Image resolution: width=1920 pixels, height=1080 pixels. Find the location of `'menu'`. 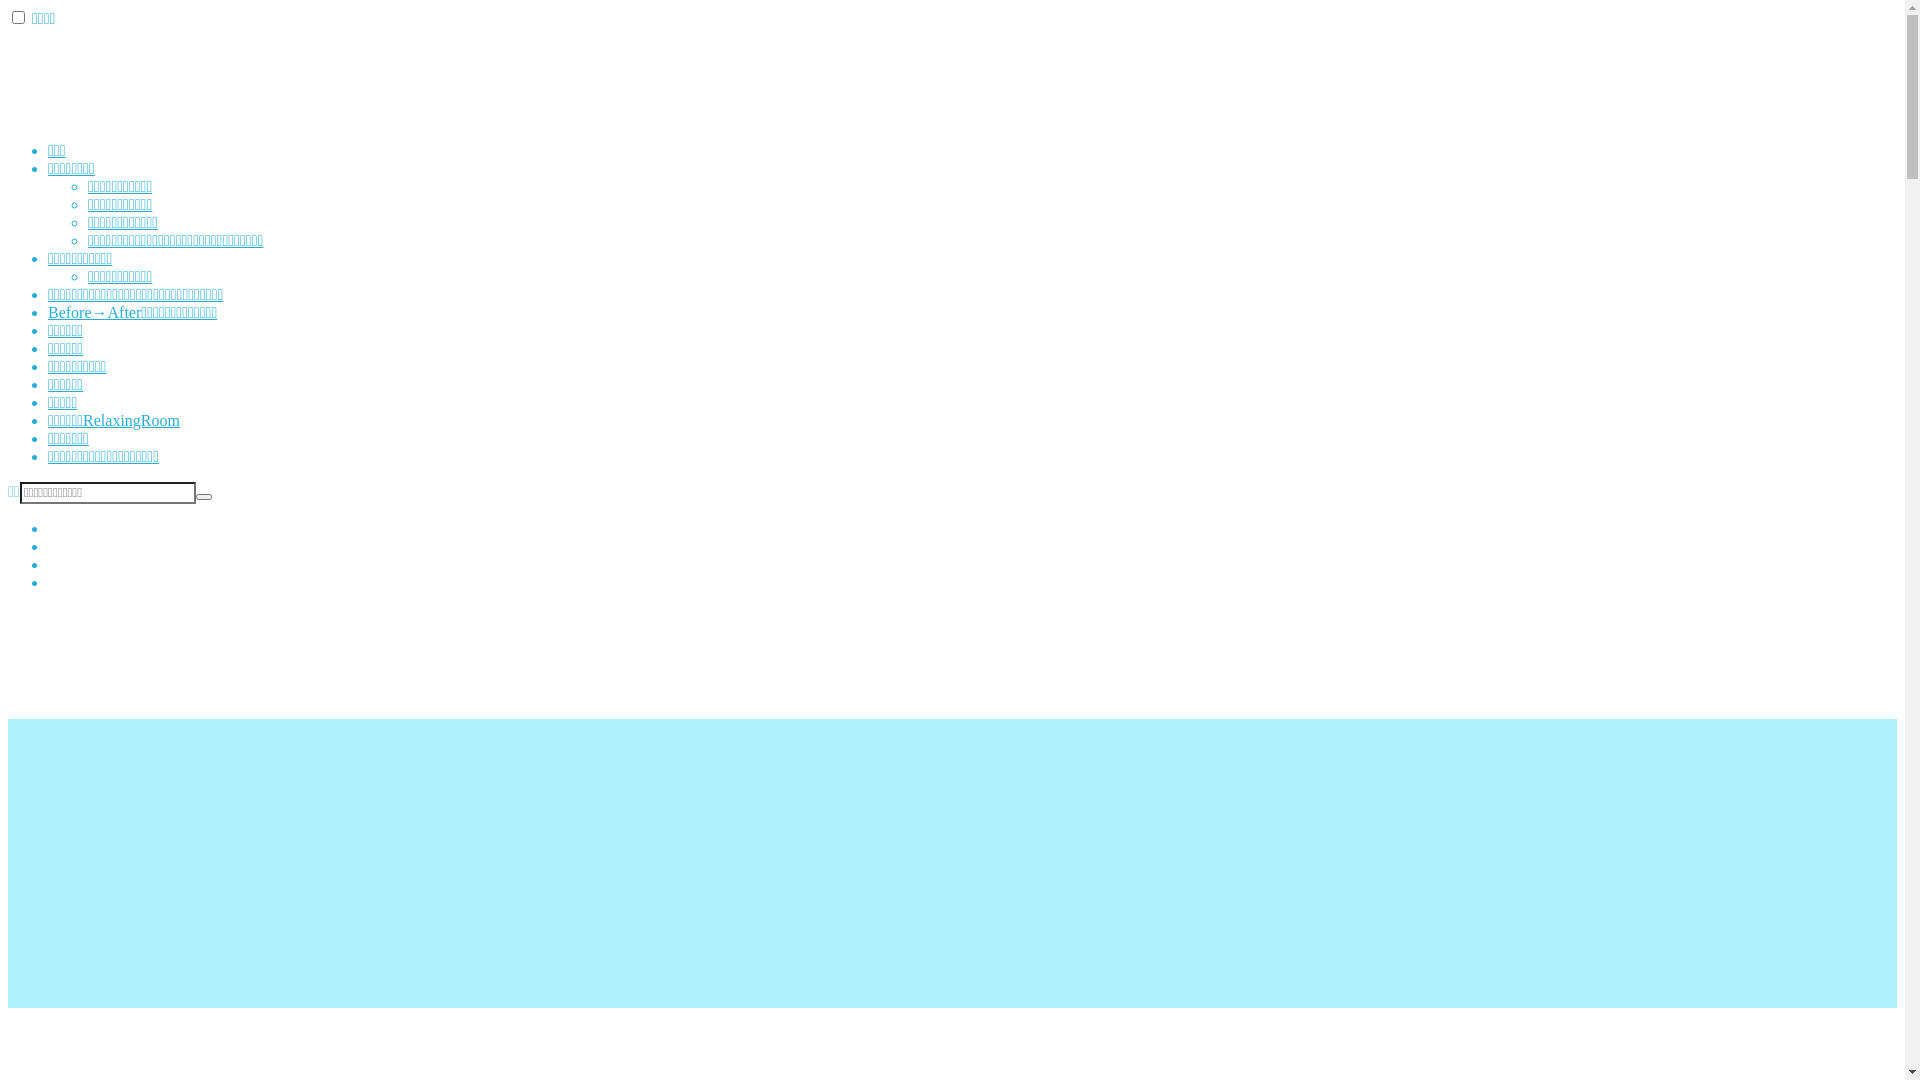

'menu' is located at coordinates (18, 17).